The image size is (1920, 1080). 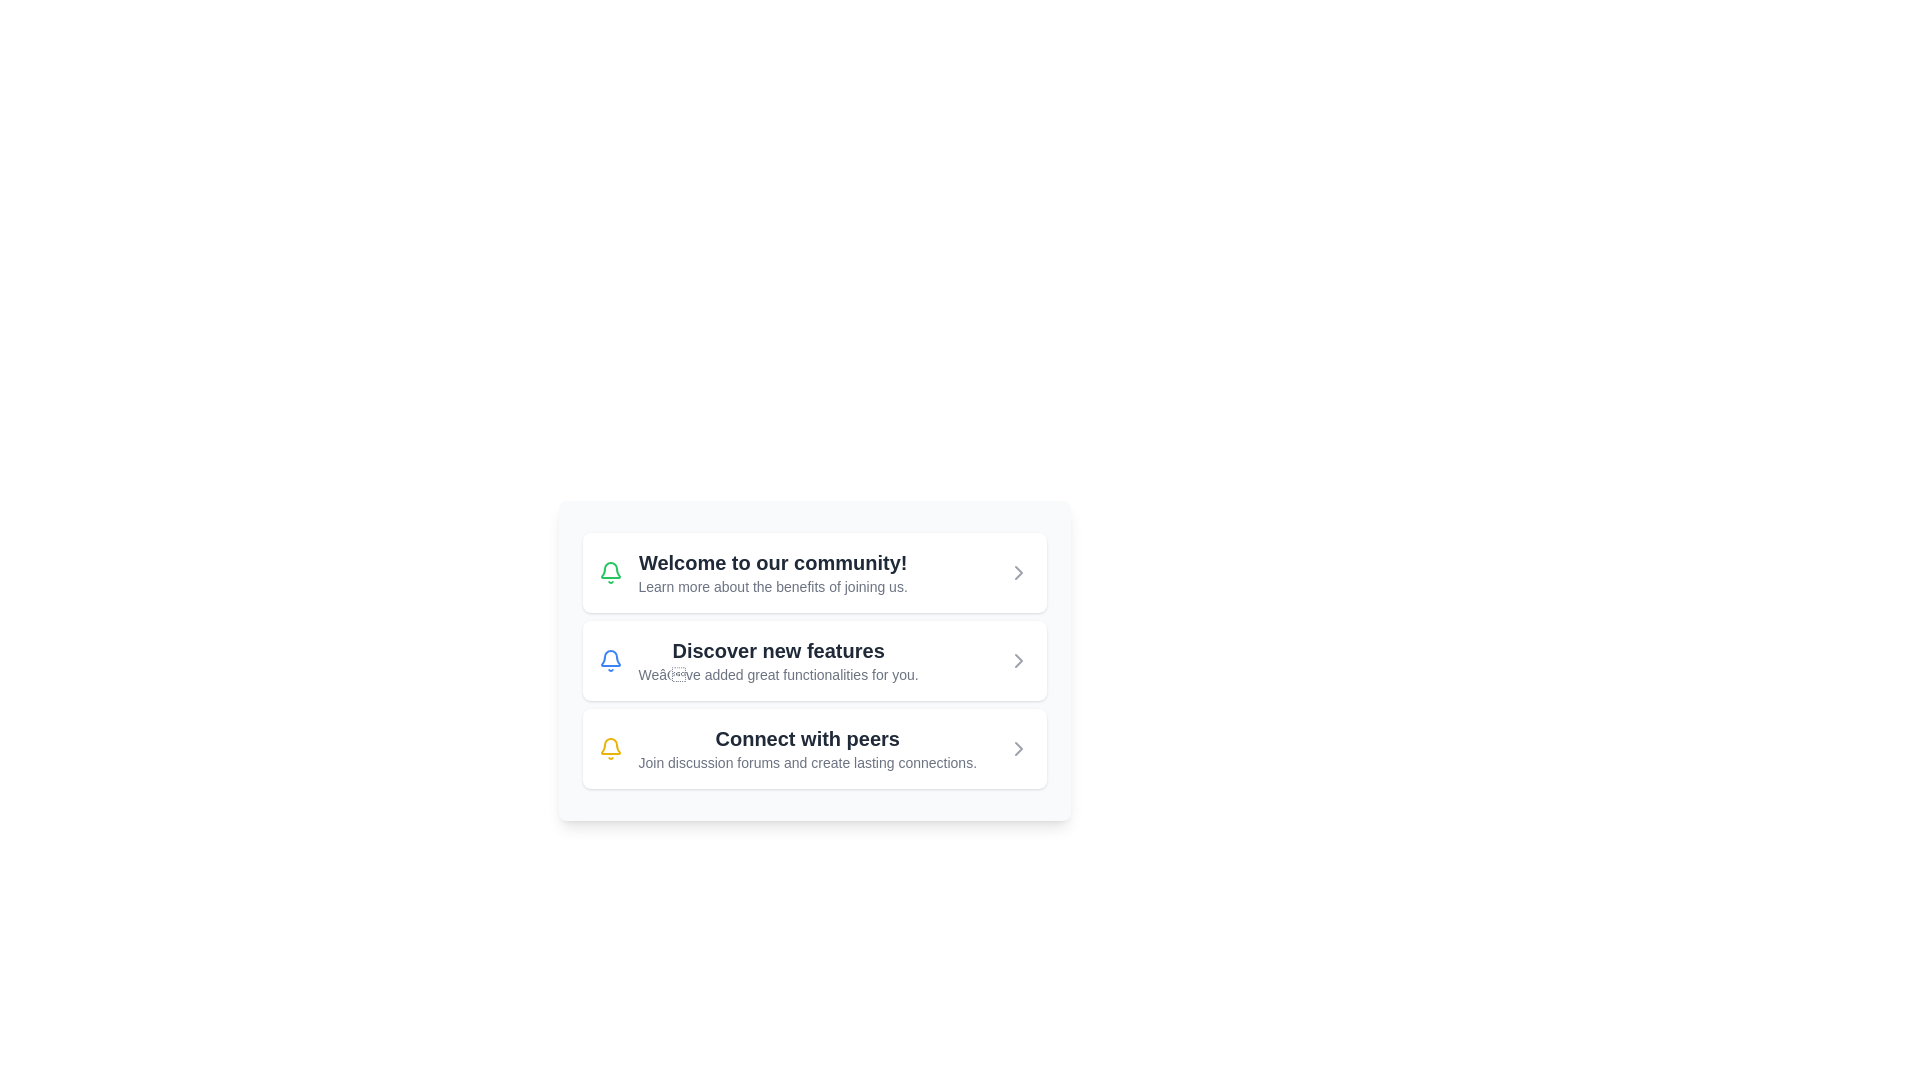 What do you see at coordinates (807, 739) in the screenshot?
I see `text displayed in bold, large font saying 'Connect with peers', which is centrally aligned within the card component, positioned below the title section and above the descriptive text` at bounding box center [807, 739].